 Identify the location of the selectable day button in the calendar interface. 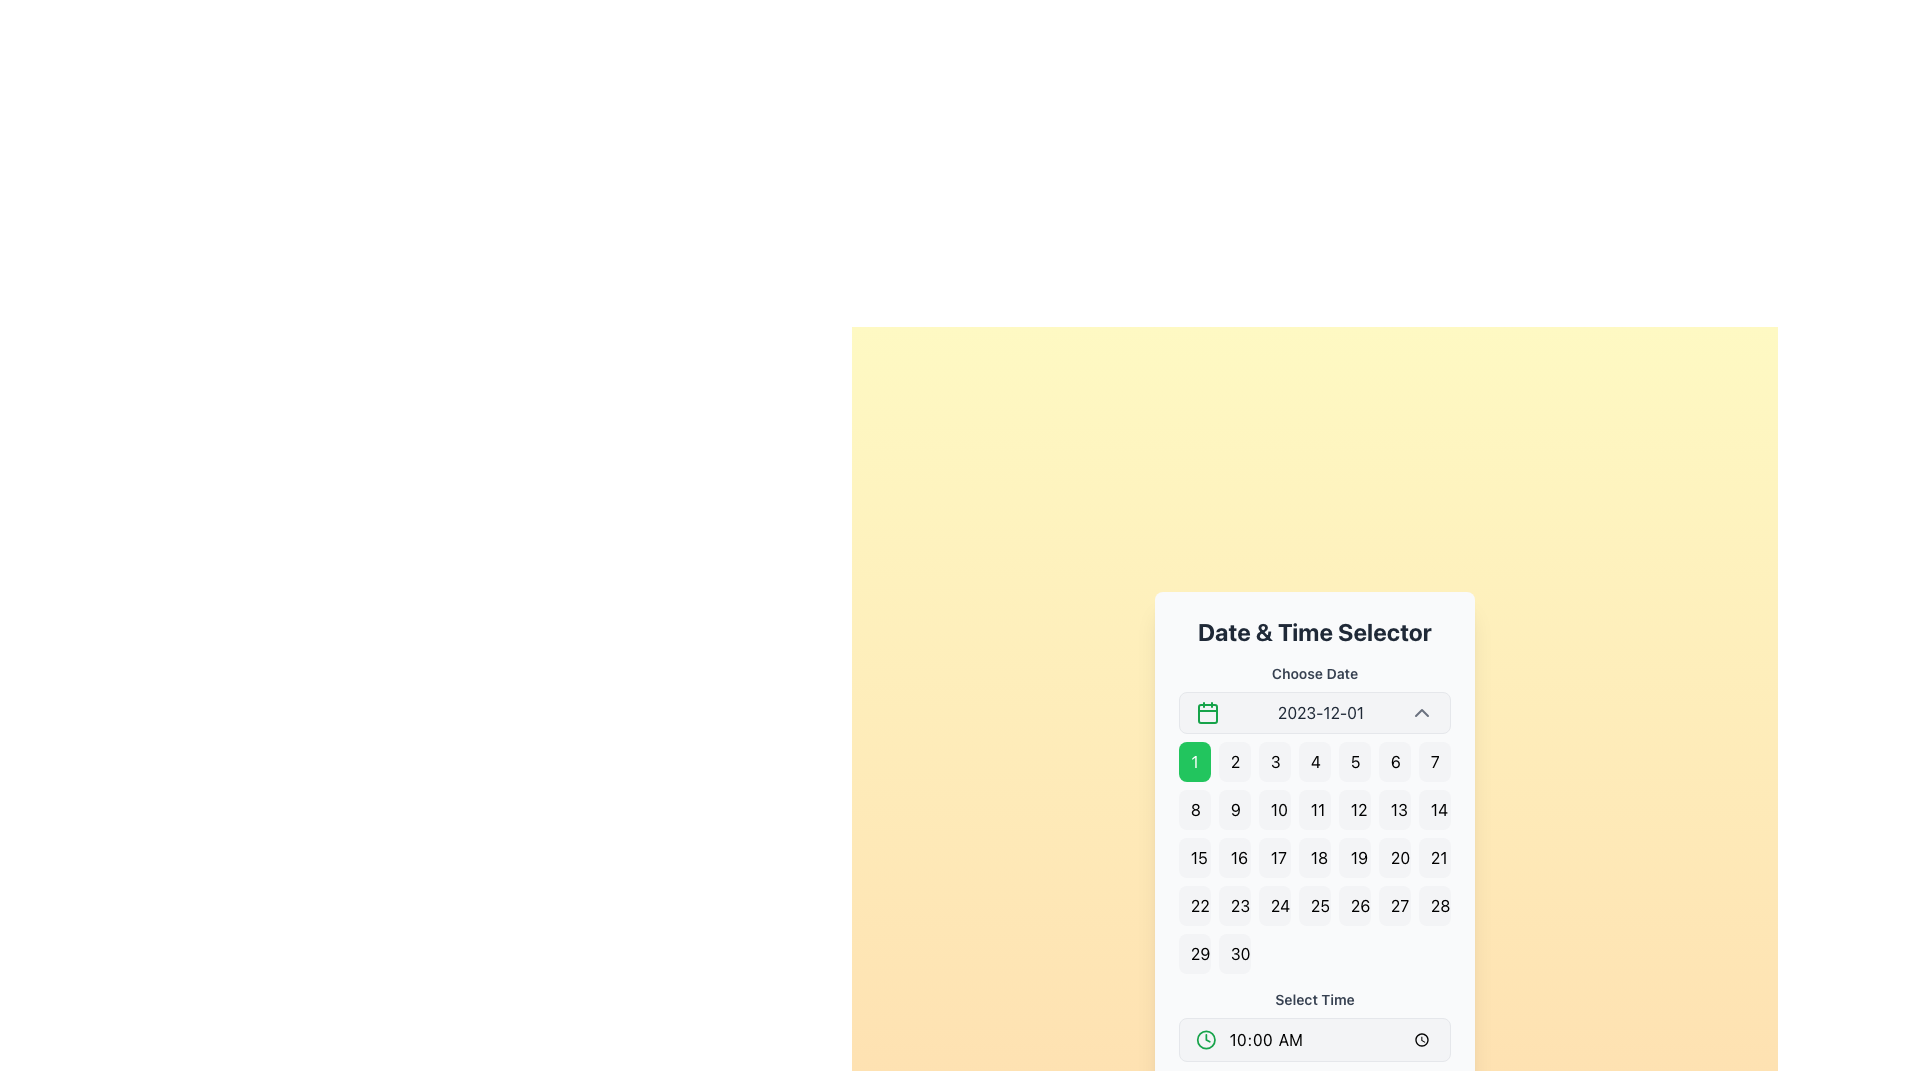
(1394, 762).